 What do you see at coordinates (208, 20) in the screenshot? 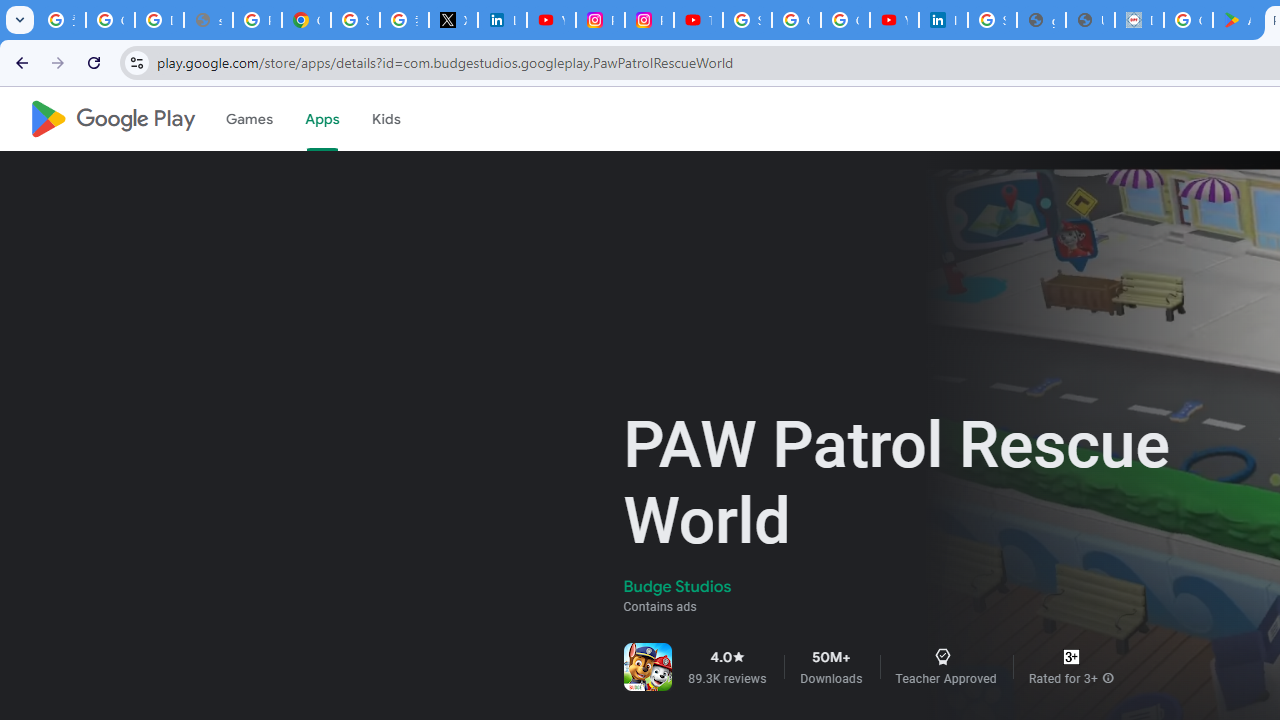
I see `'support.google.com - Network error'` at bounding box center [208, 20].